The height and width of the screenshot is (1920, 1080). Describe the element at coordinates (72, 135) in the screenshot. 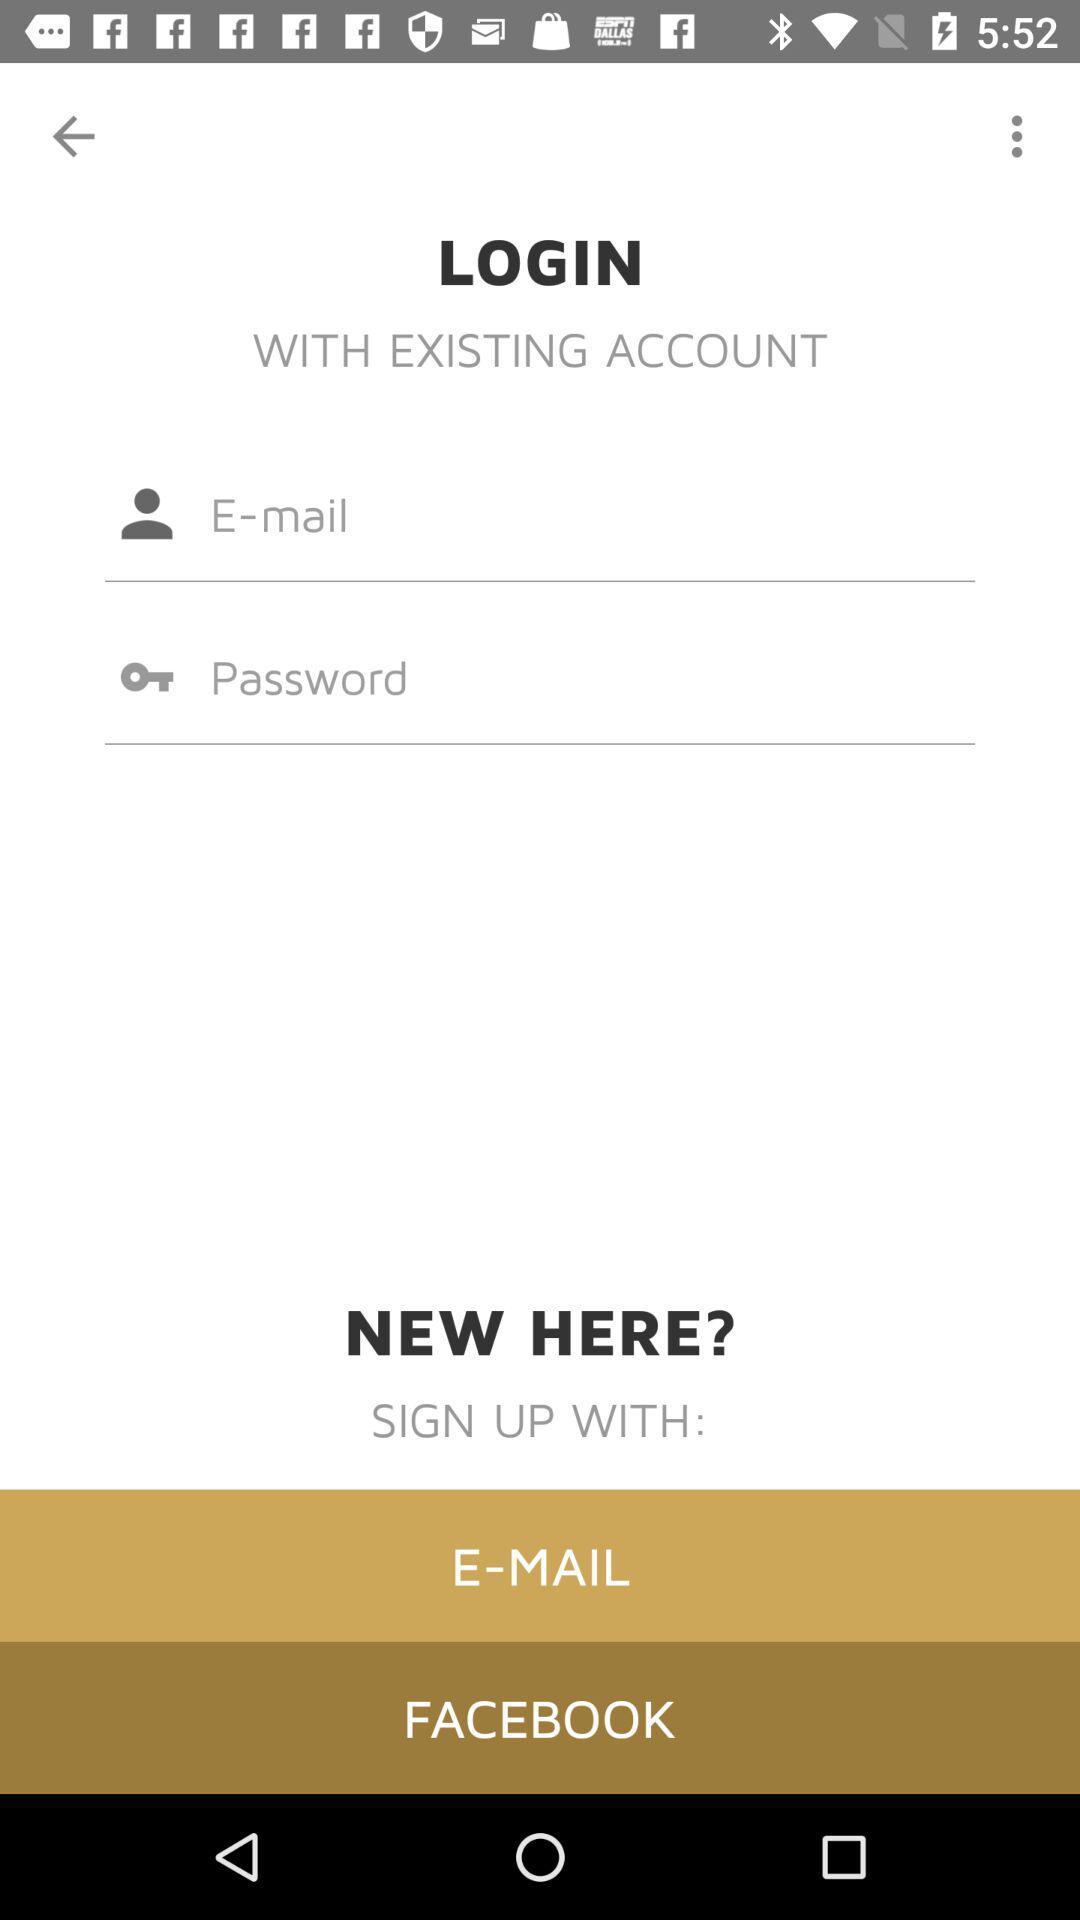

I see `item at the top left corner` at that location.